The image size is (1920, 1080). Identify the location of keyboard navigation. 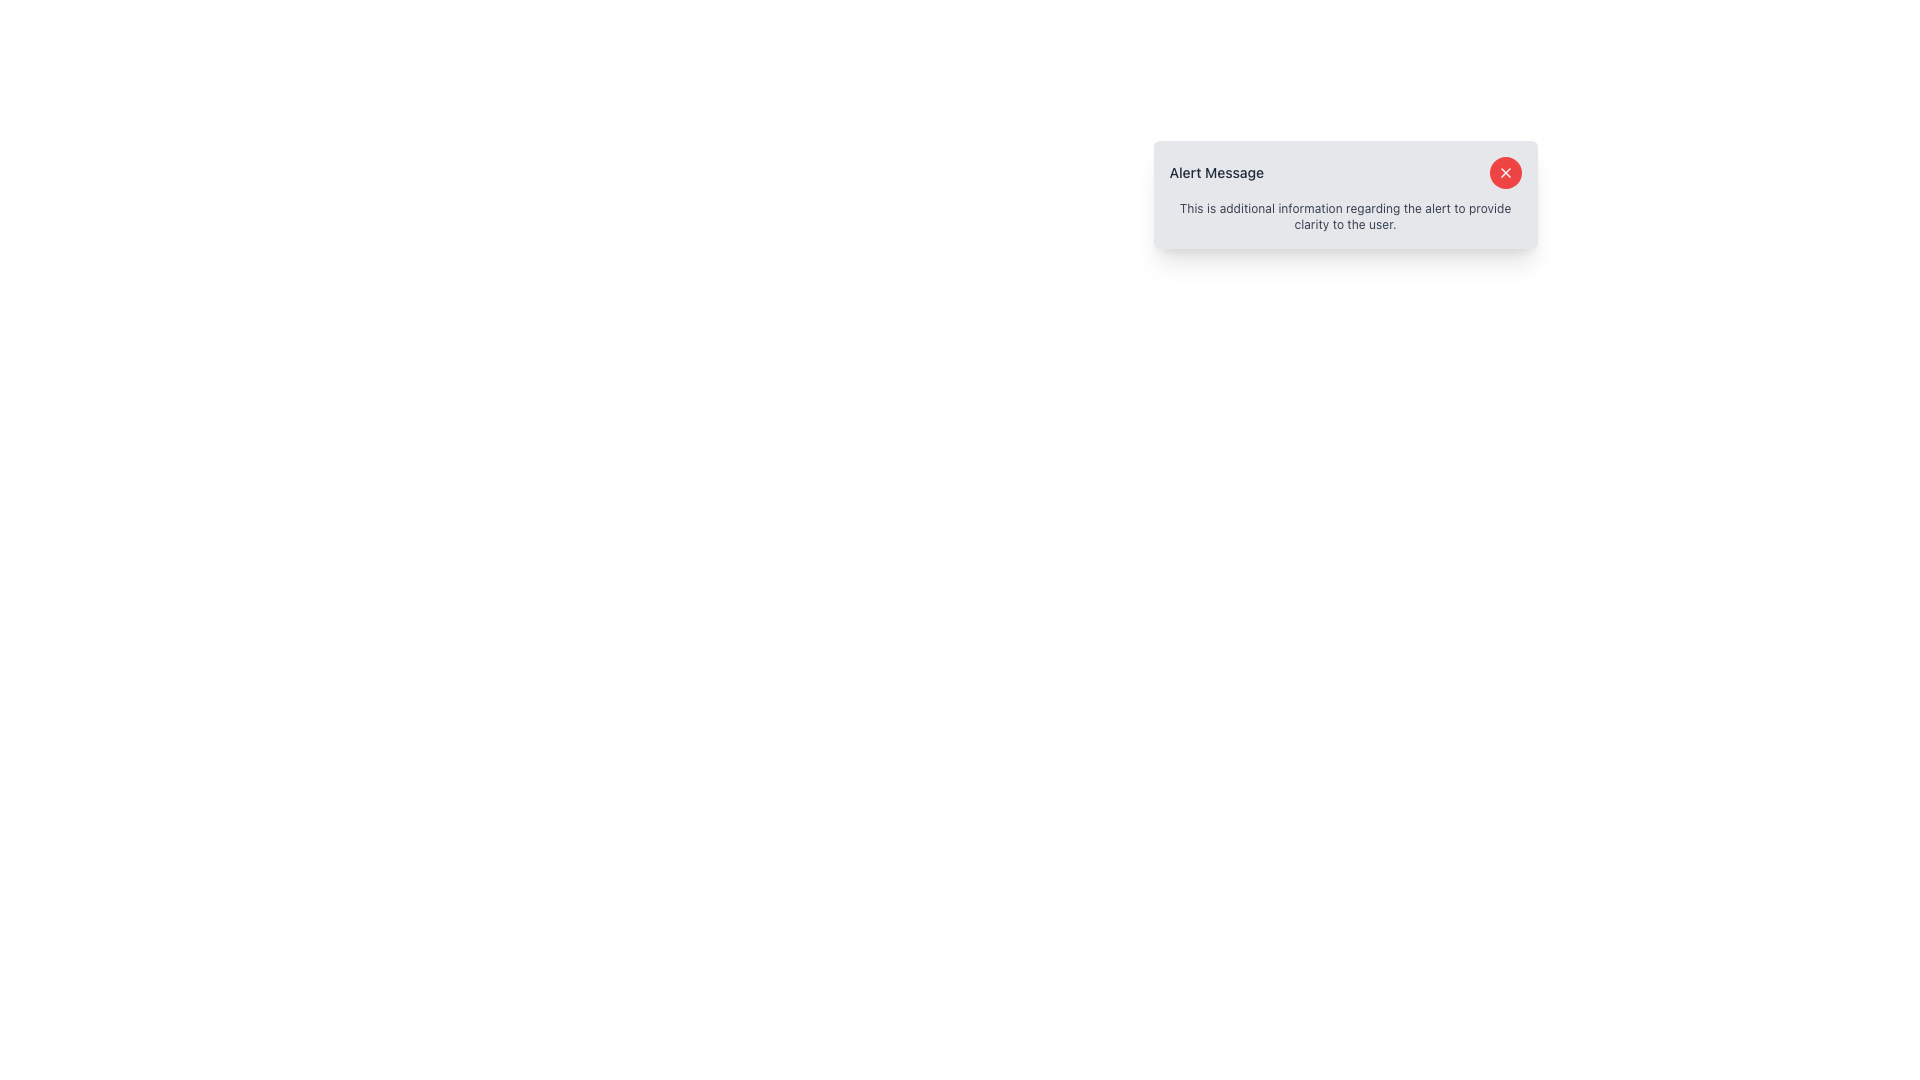
(1505, 172).